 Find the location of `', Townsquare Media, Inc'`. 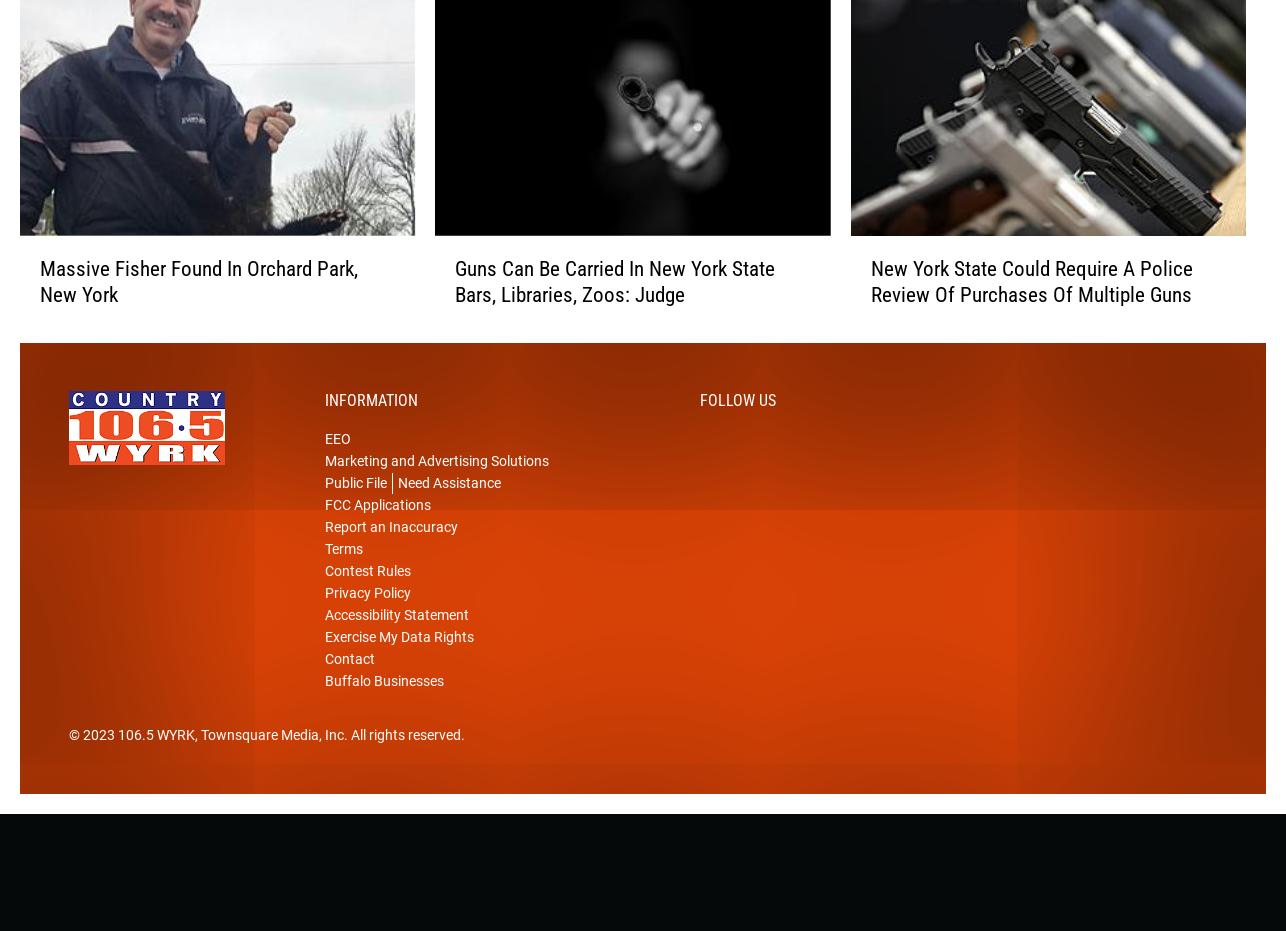

', Townsquare Media, Inc' is located at coordinates (194, 766).